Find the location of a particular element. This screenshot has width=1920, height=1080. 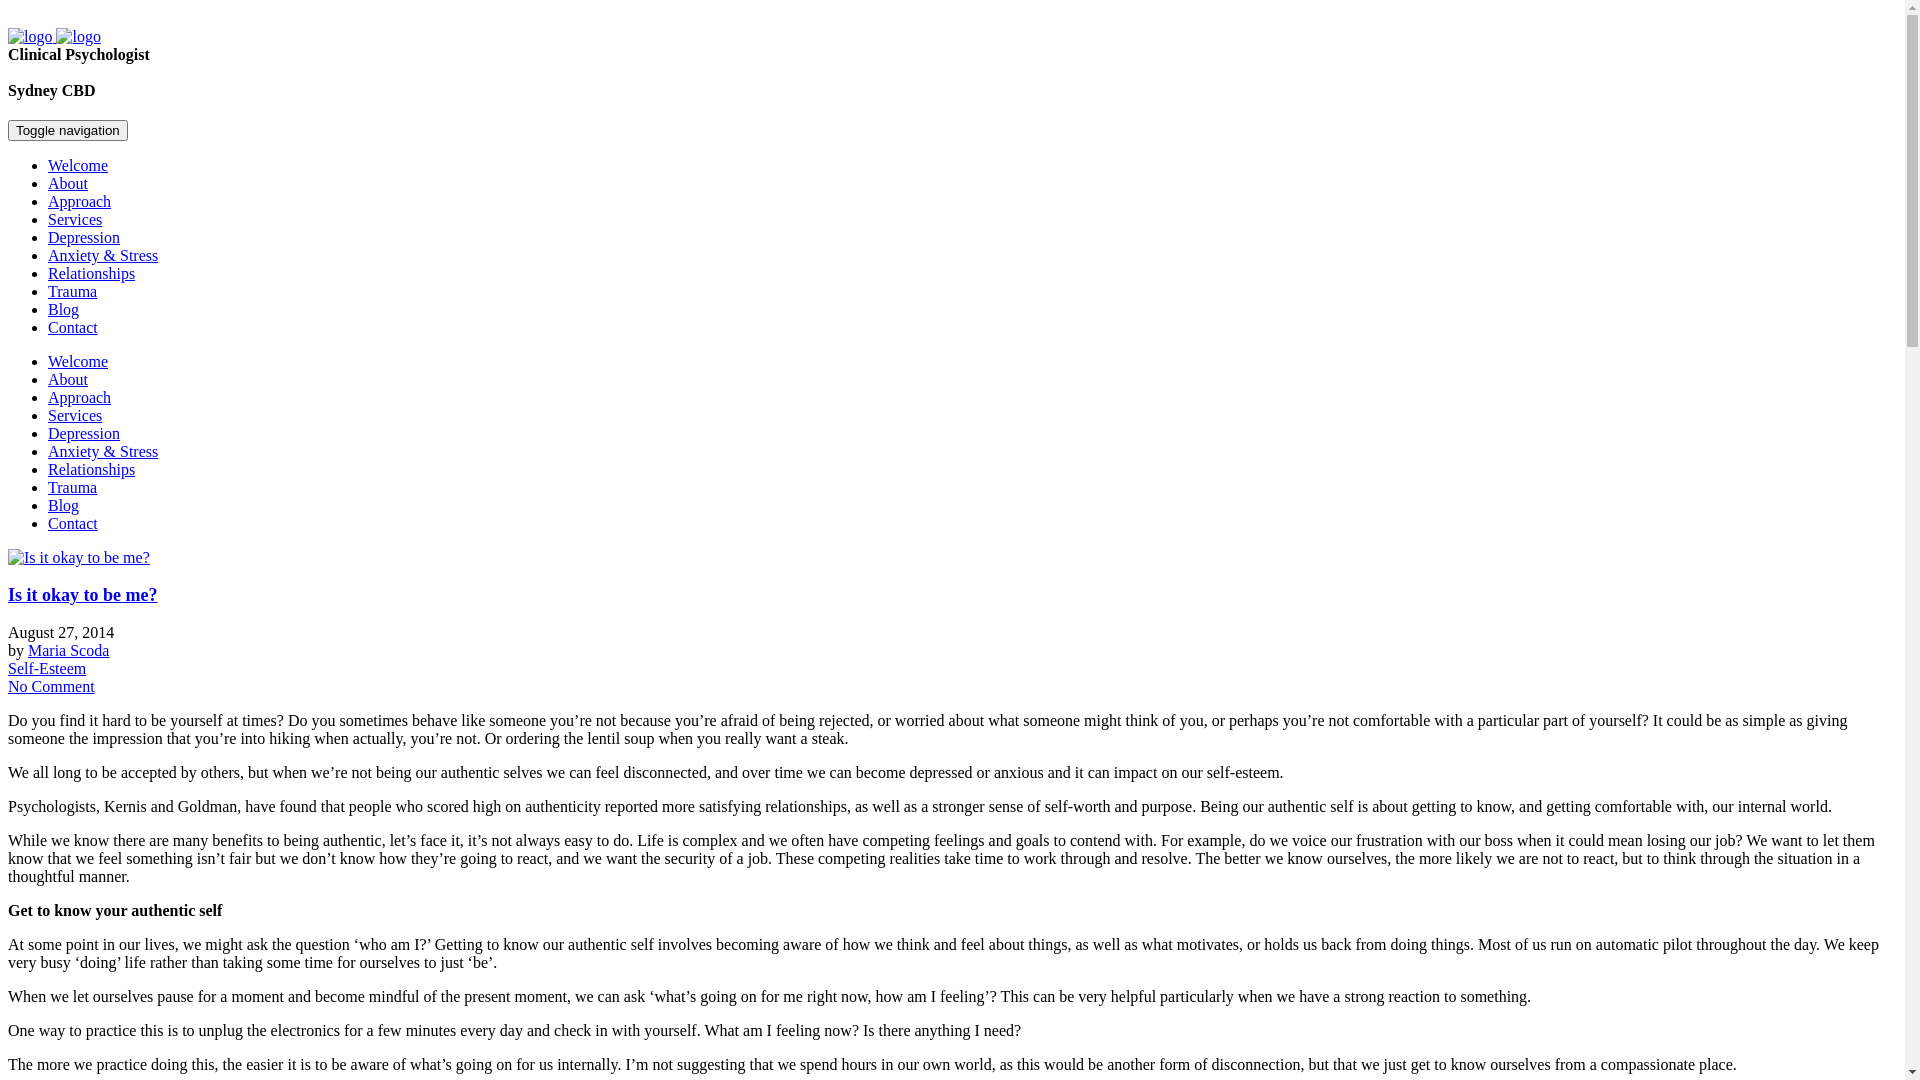

'Is it okay to be me?' is located at coordinates (8, 593).